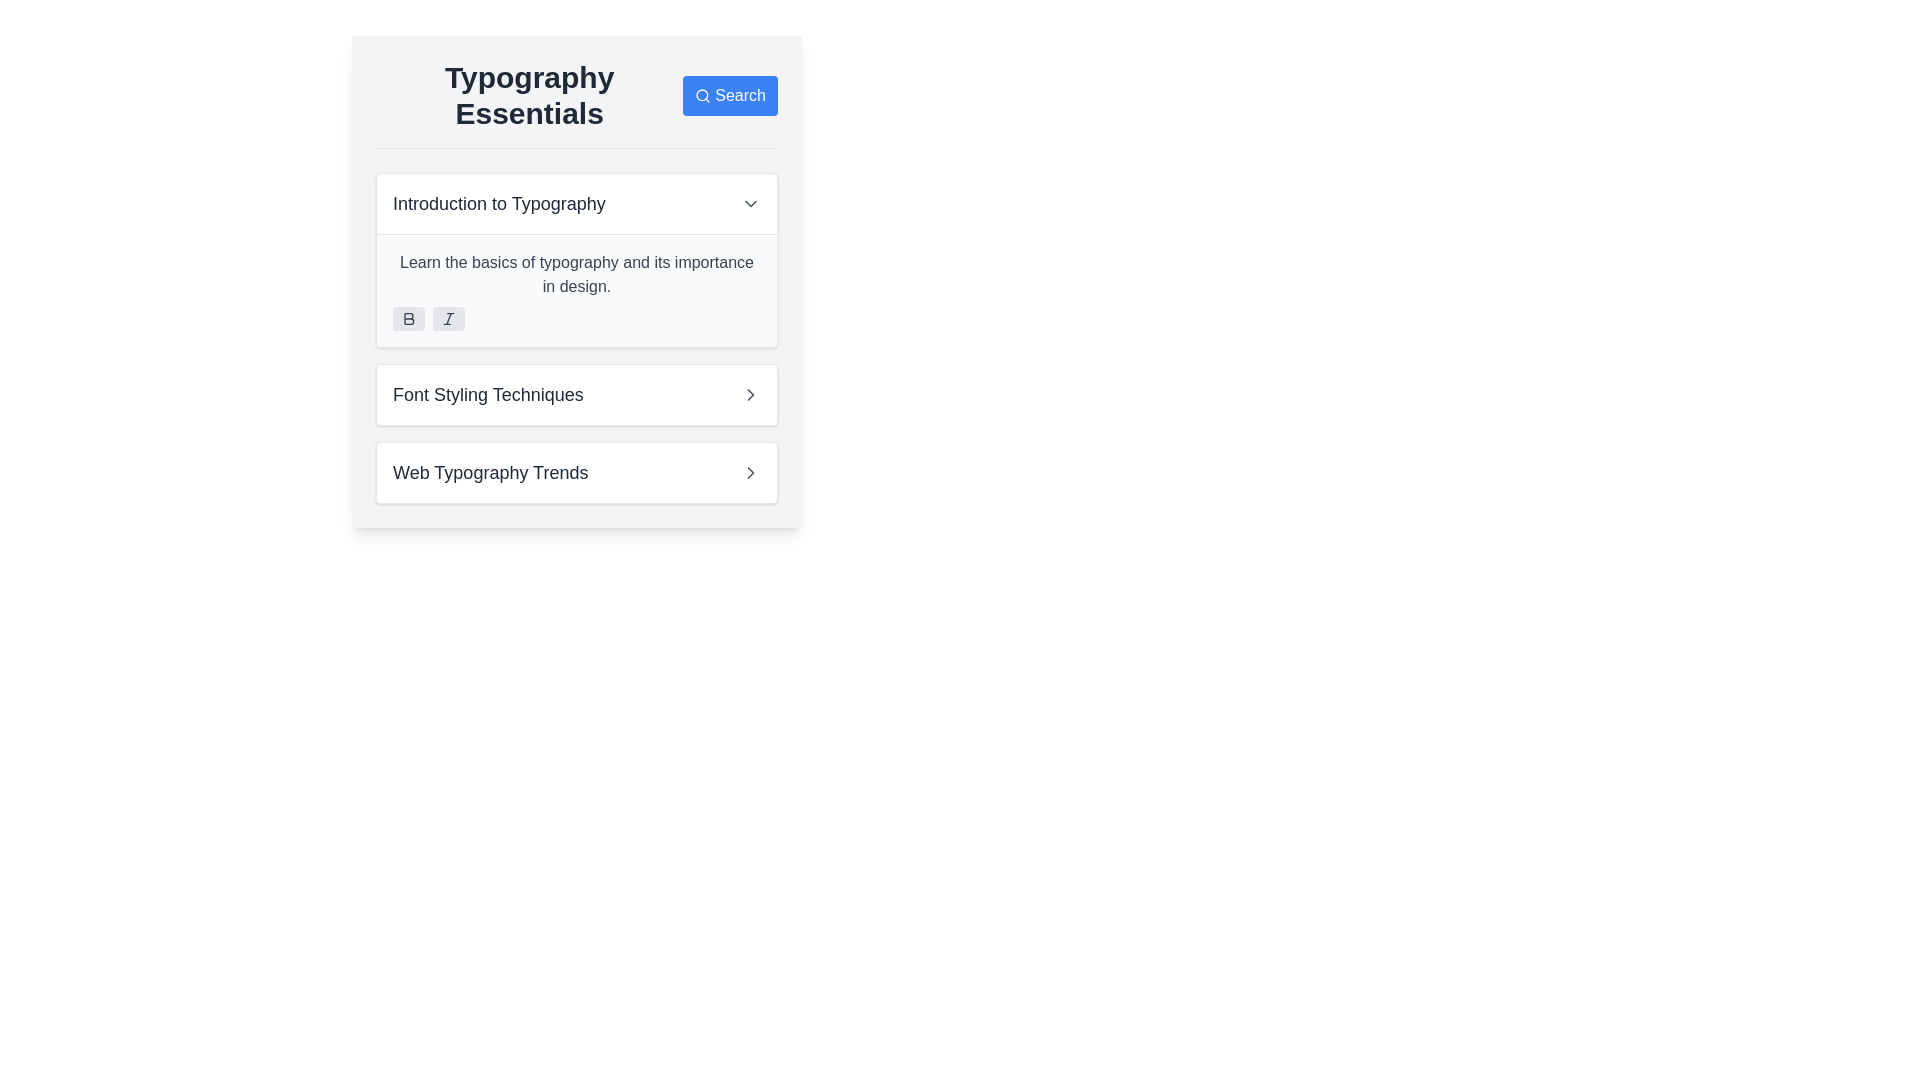  What do you see at coordinates (575, 274) in the screenshot?
I see `text display containing 'Learn the basics of typography and its importance in design.' which is styled in gray and positioned in the center of the section titled 'Introduction to Typography'` at bounding box center [575, 274].